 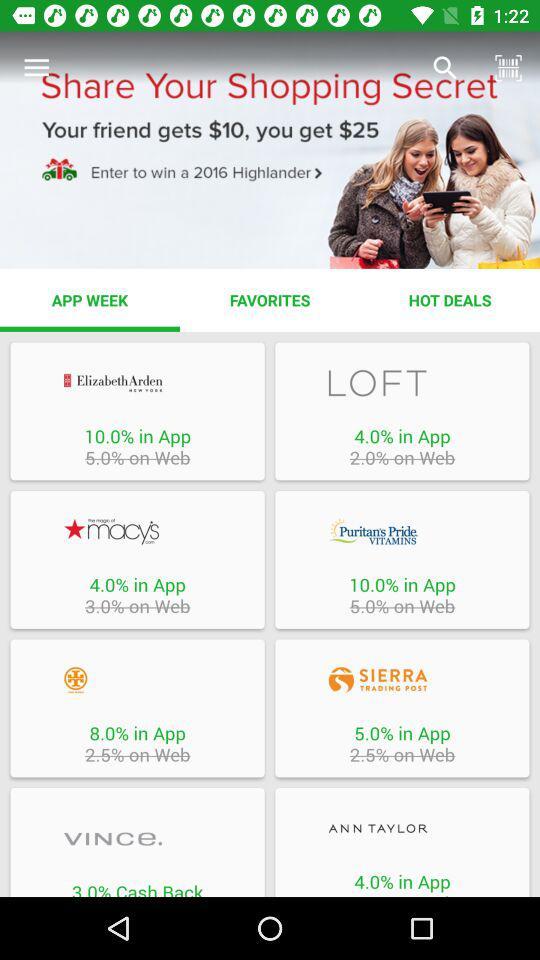 I want to click on store, so click(x=402, y=530).